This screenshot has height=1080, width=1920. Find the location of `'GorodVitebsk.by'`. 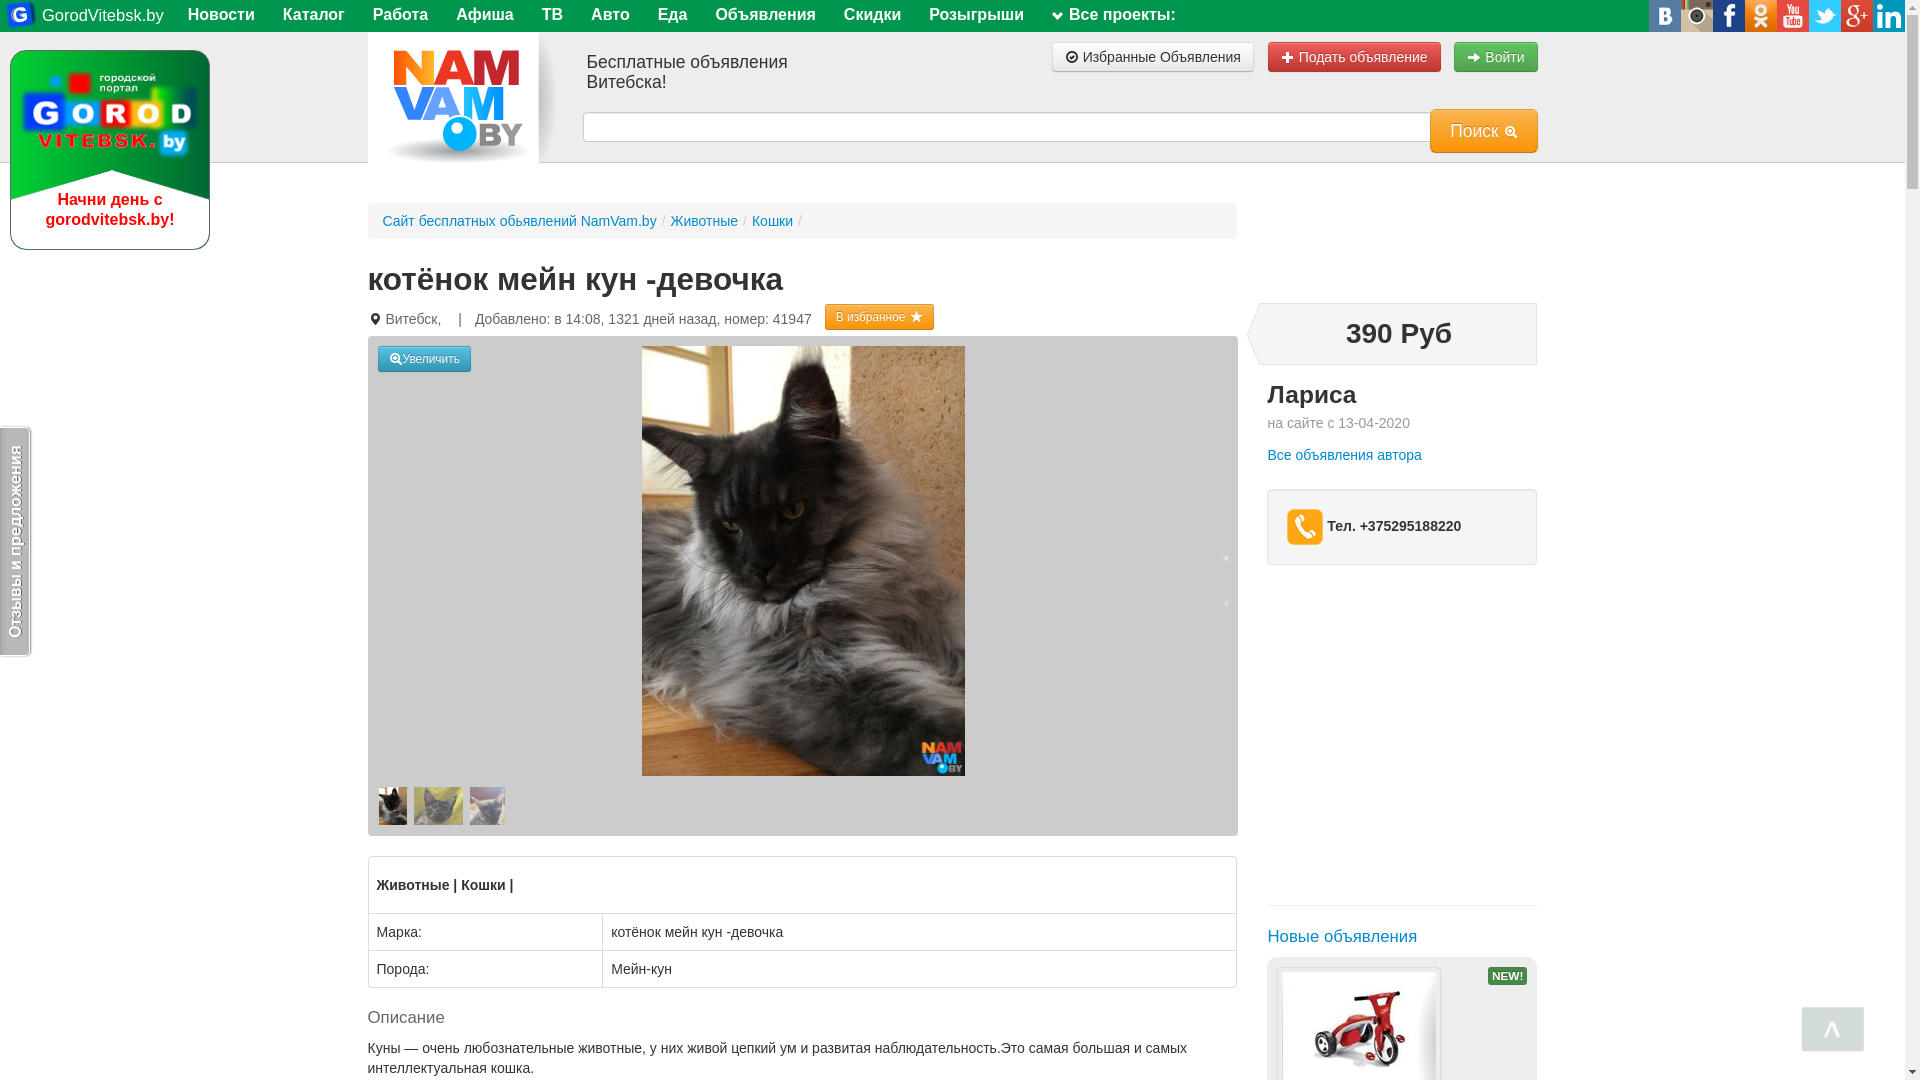

'GorodVitebsk.by' is located at coordinates (83, 15).